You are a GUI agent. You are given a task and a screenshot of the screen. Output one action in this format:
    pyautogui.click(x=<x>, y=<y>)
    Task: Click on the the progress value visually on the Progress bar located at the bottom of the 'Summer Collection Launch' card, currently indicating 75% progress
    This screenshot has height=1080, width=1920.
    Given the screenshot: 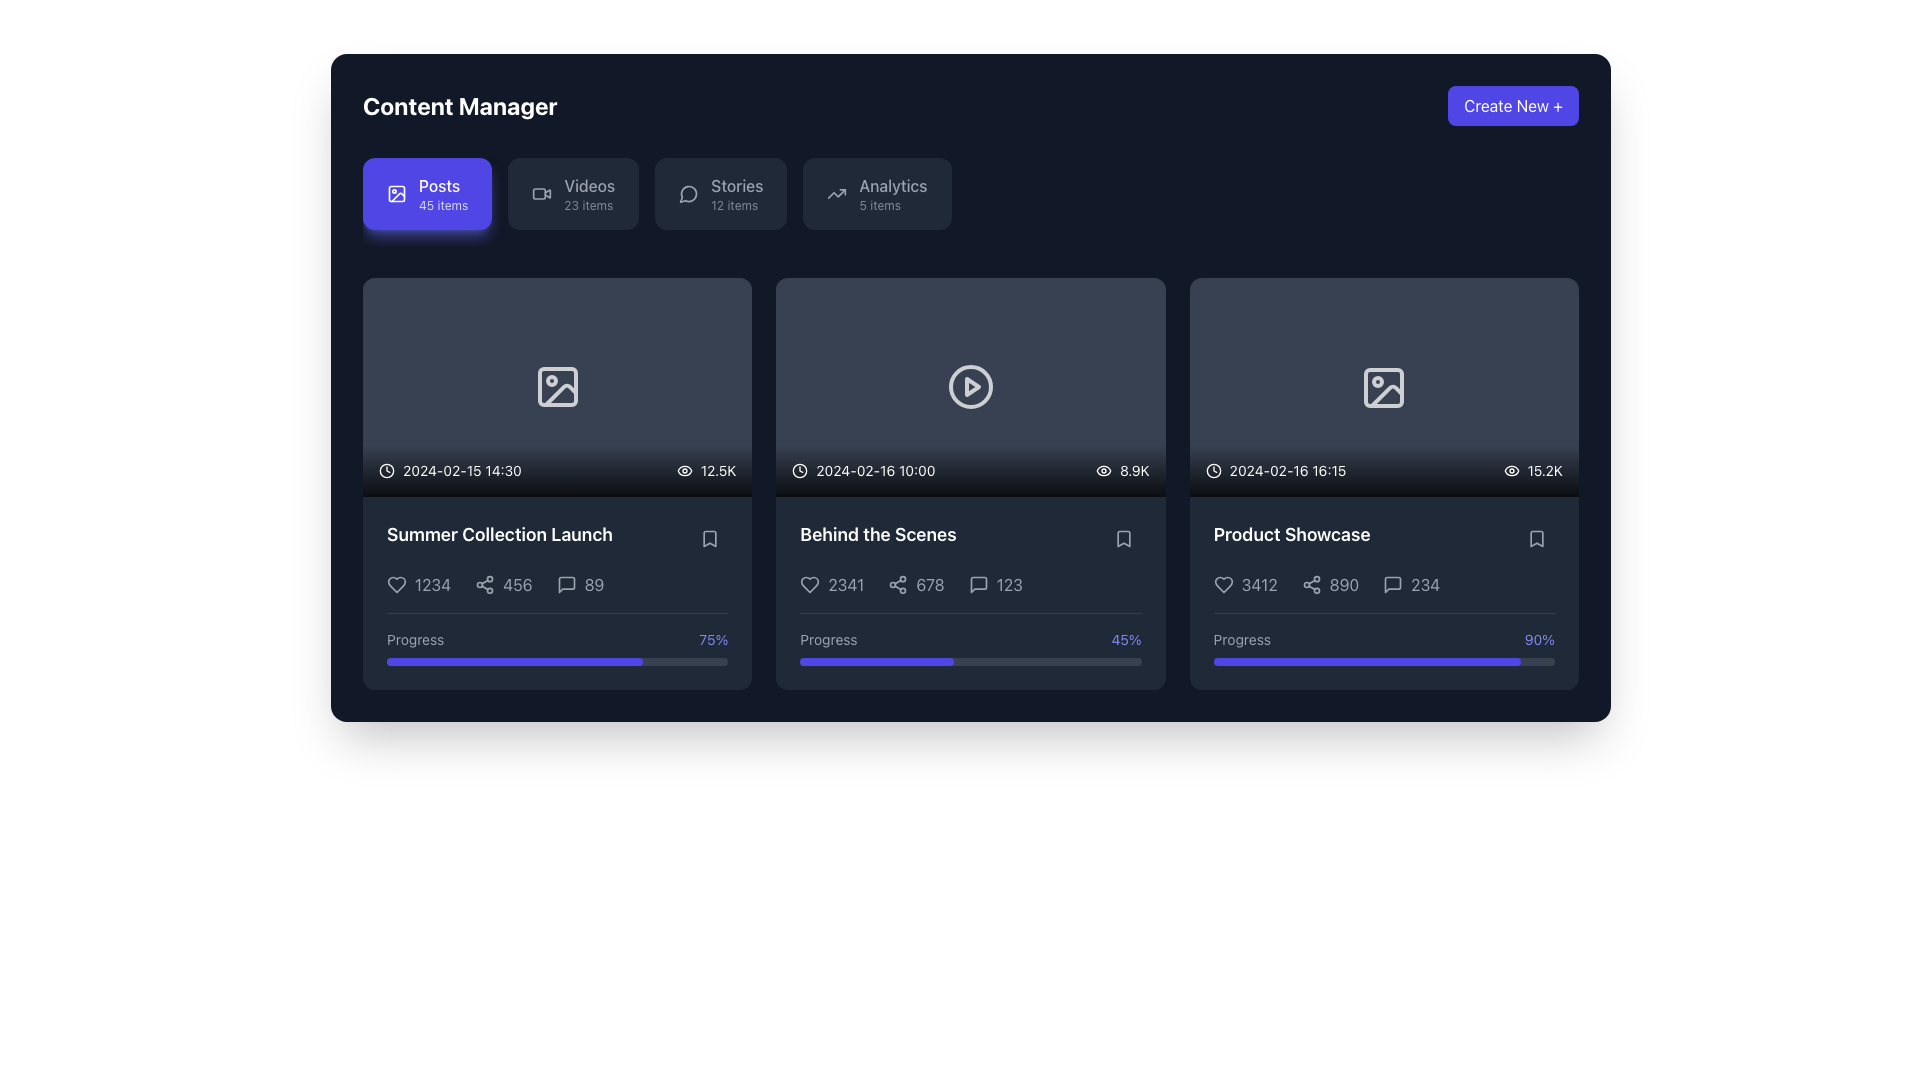 What is the action you would take?
    pyautogui.click(x=557, y=661)
    